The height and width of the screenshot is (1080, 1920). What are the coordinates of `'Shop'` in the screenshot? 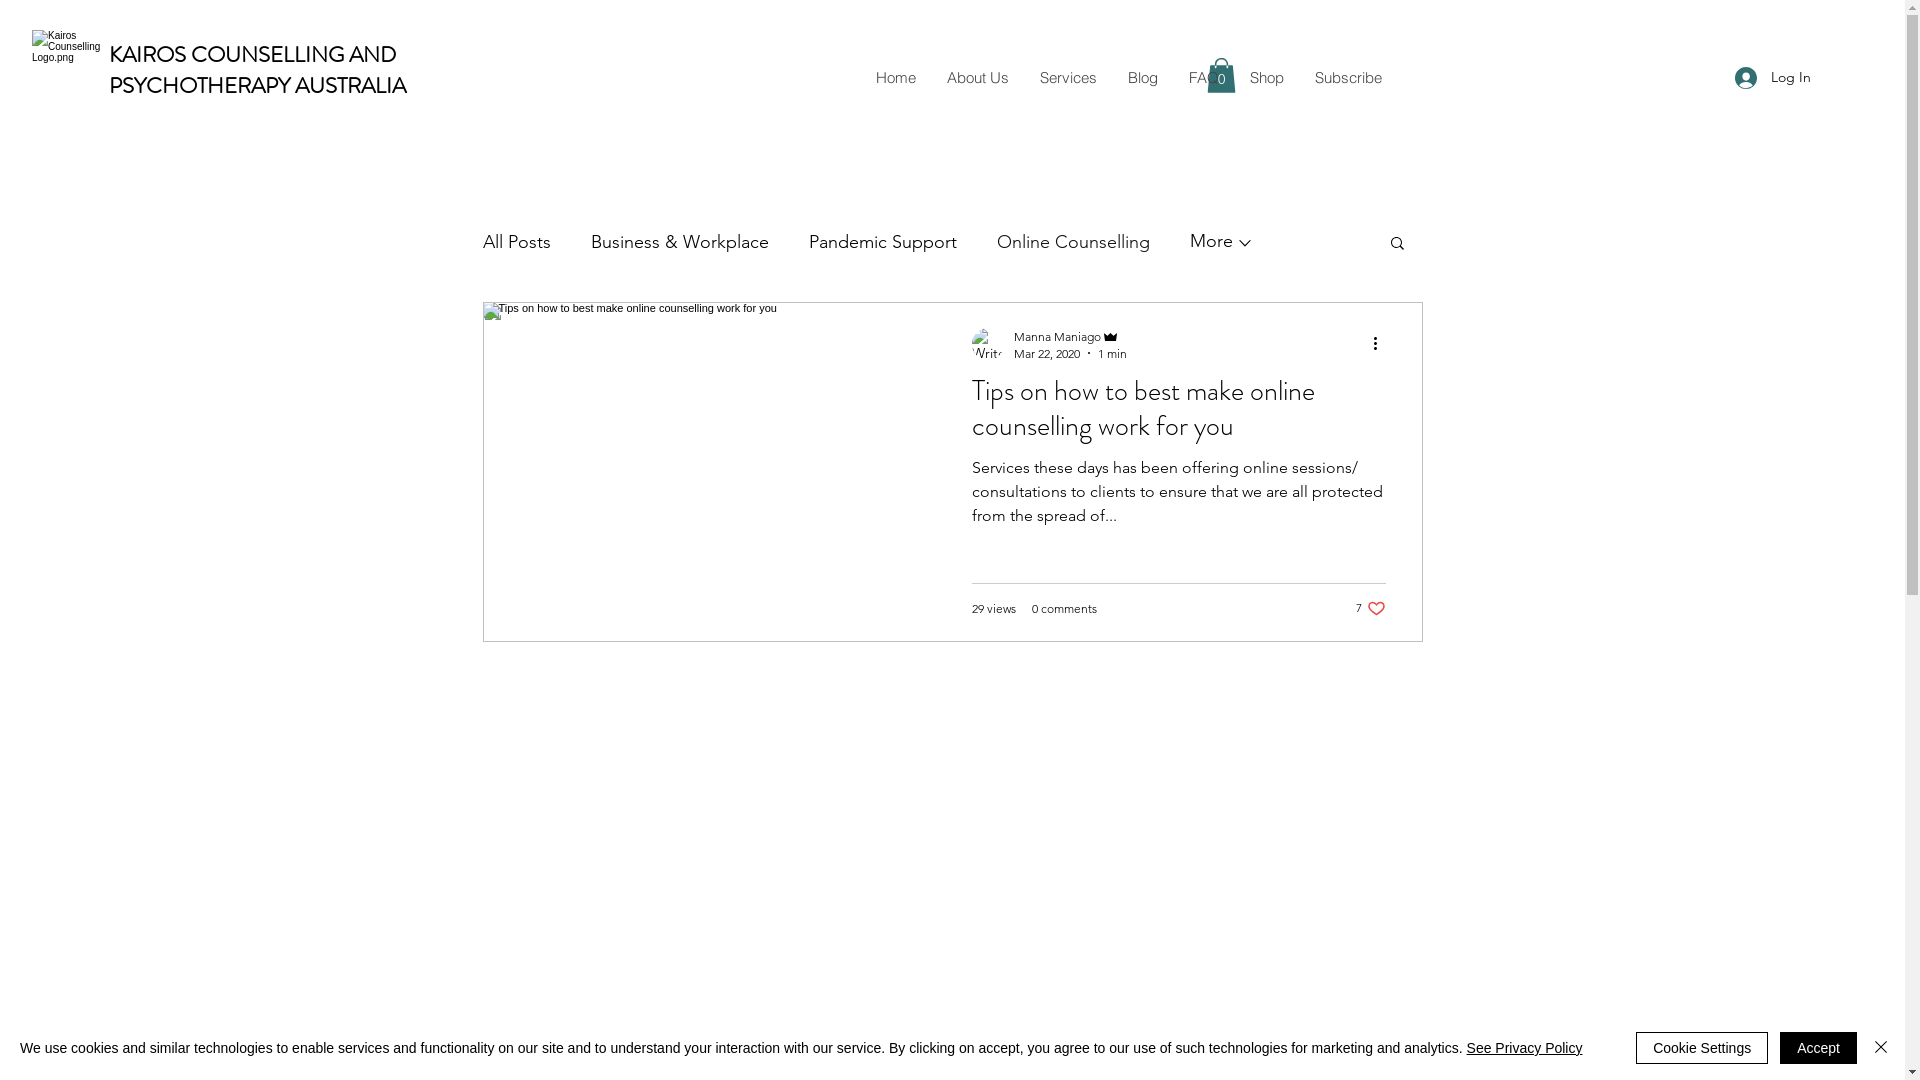 It's located at (1265, 76).